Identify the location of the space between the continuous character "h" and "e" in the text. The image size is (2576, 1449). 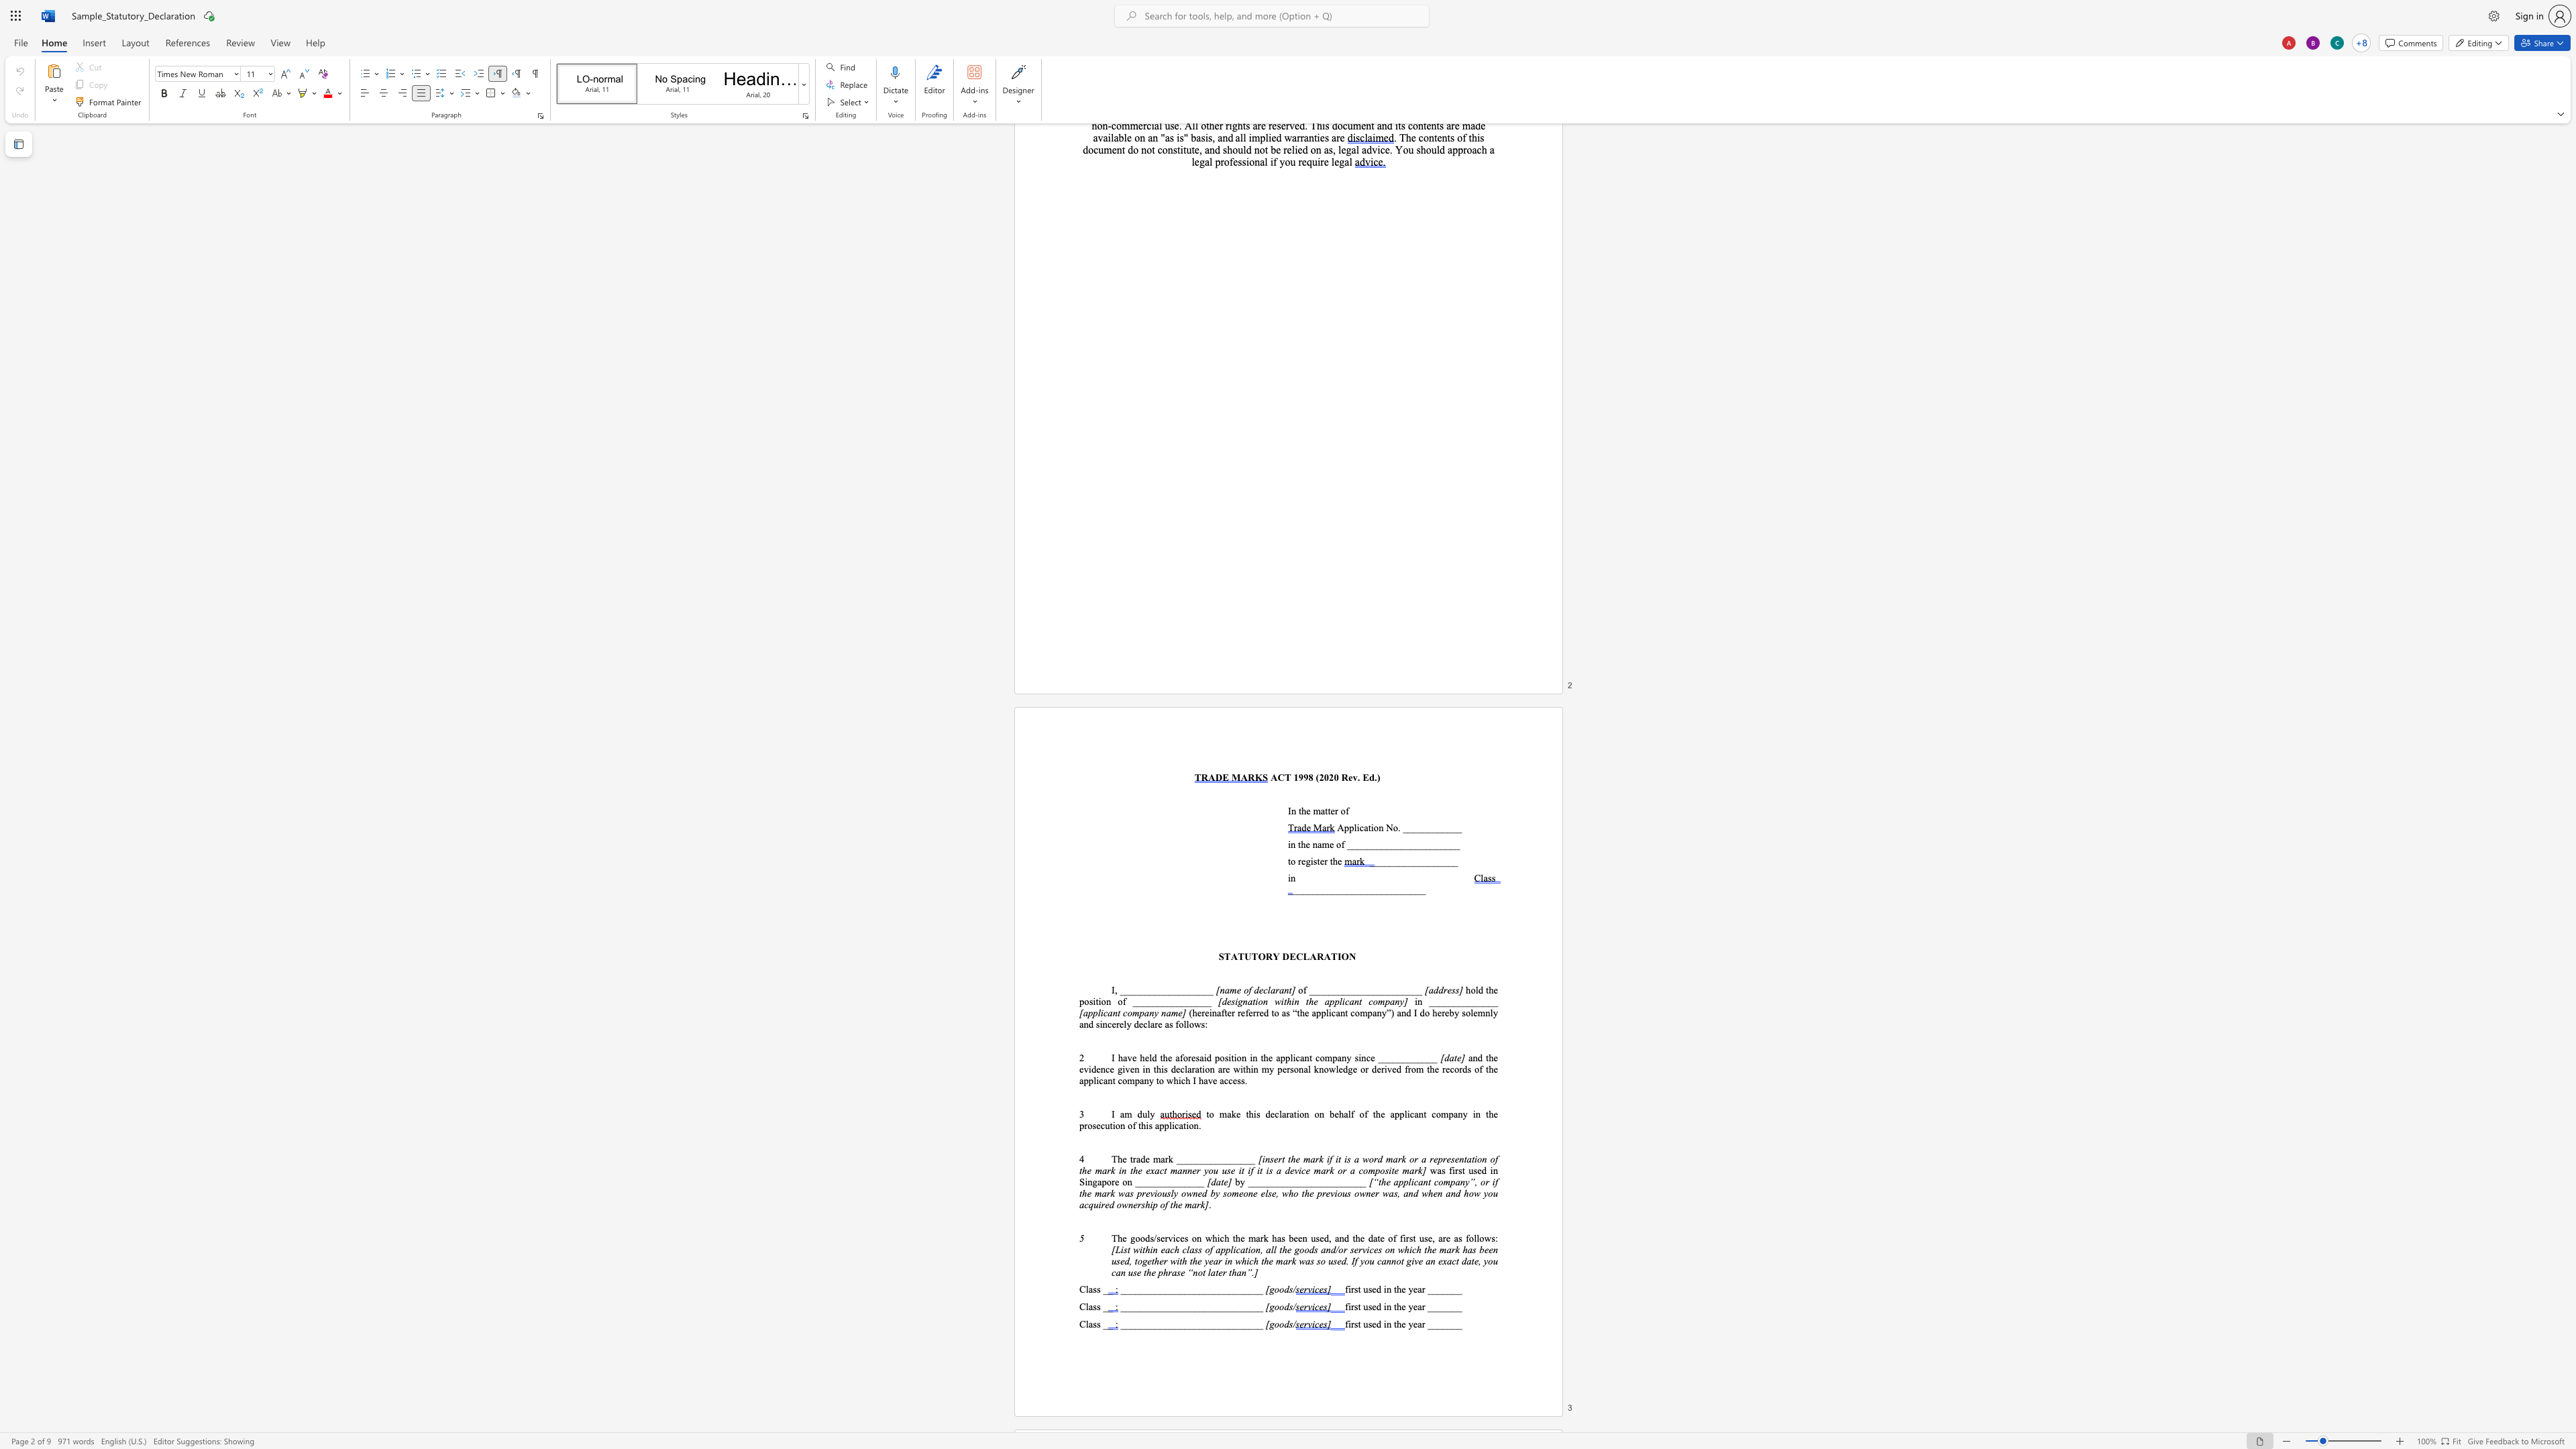
(1122, 1159).